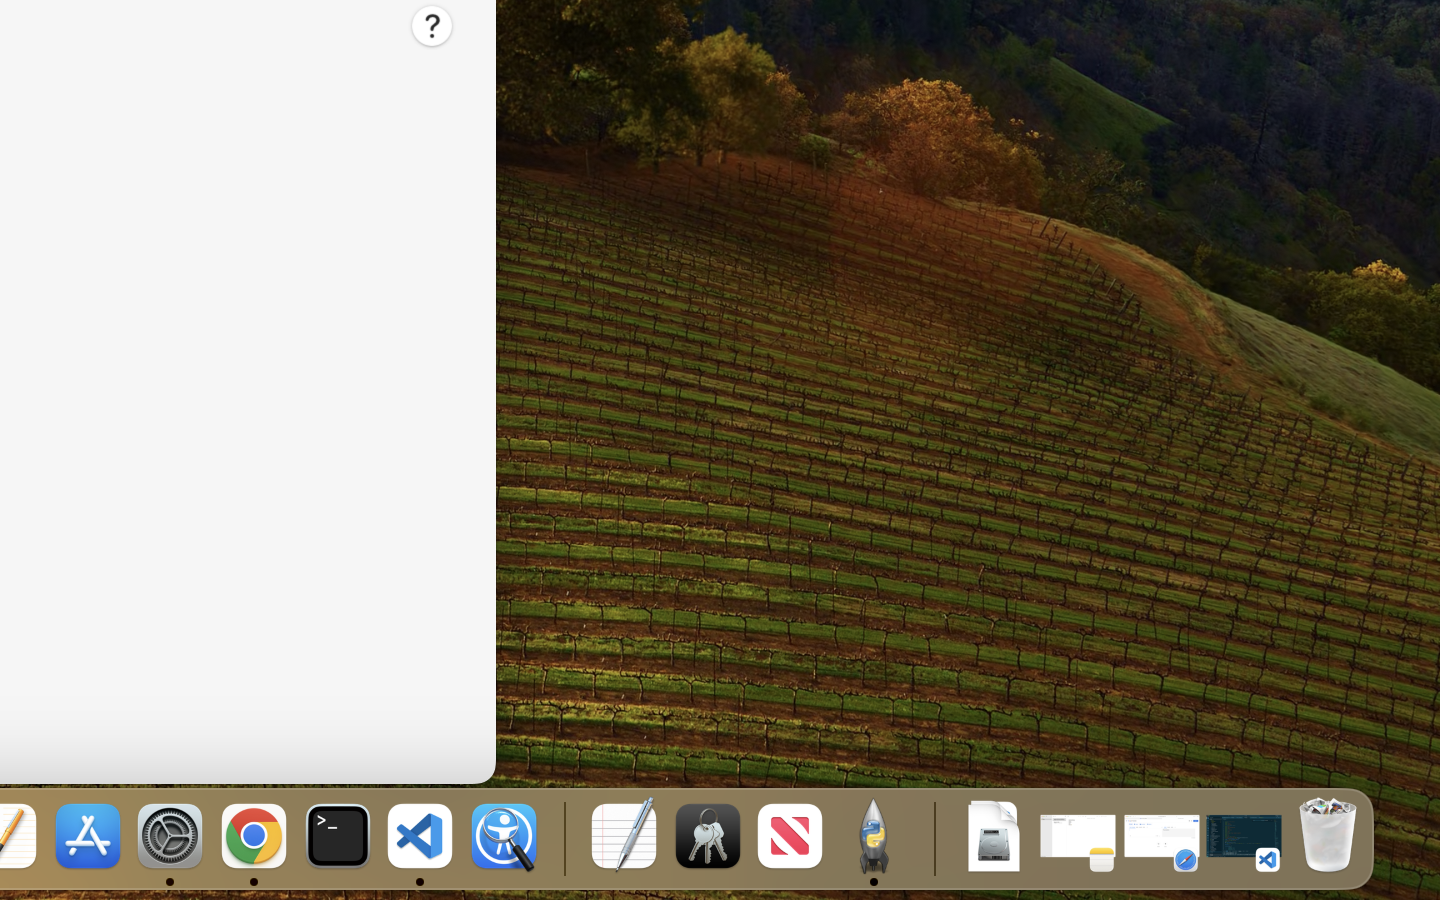 This screenshot has height=900, width=1440. Describe the element at coordinates (562, 837) in the screenshot. I see `'0.4285714328289032'` at that location.